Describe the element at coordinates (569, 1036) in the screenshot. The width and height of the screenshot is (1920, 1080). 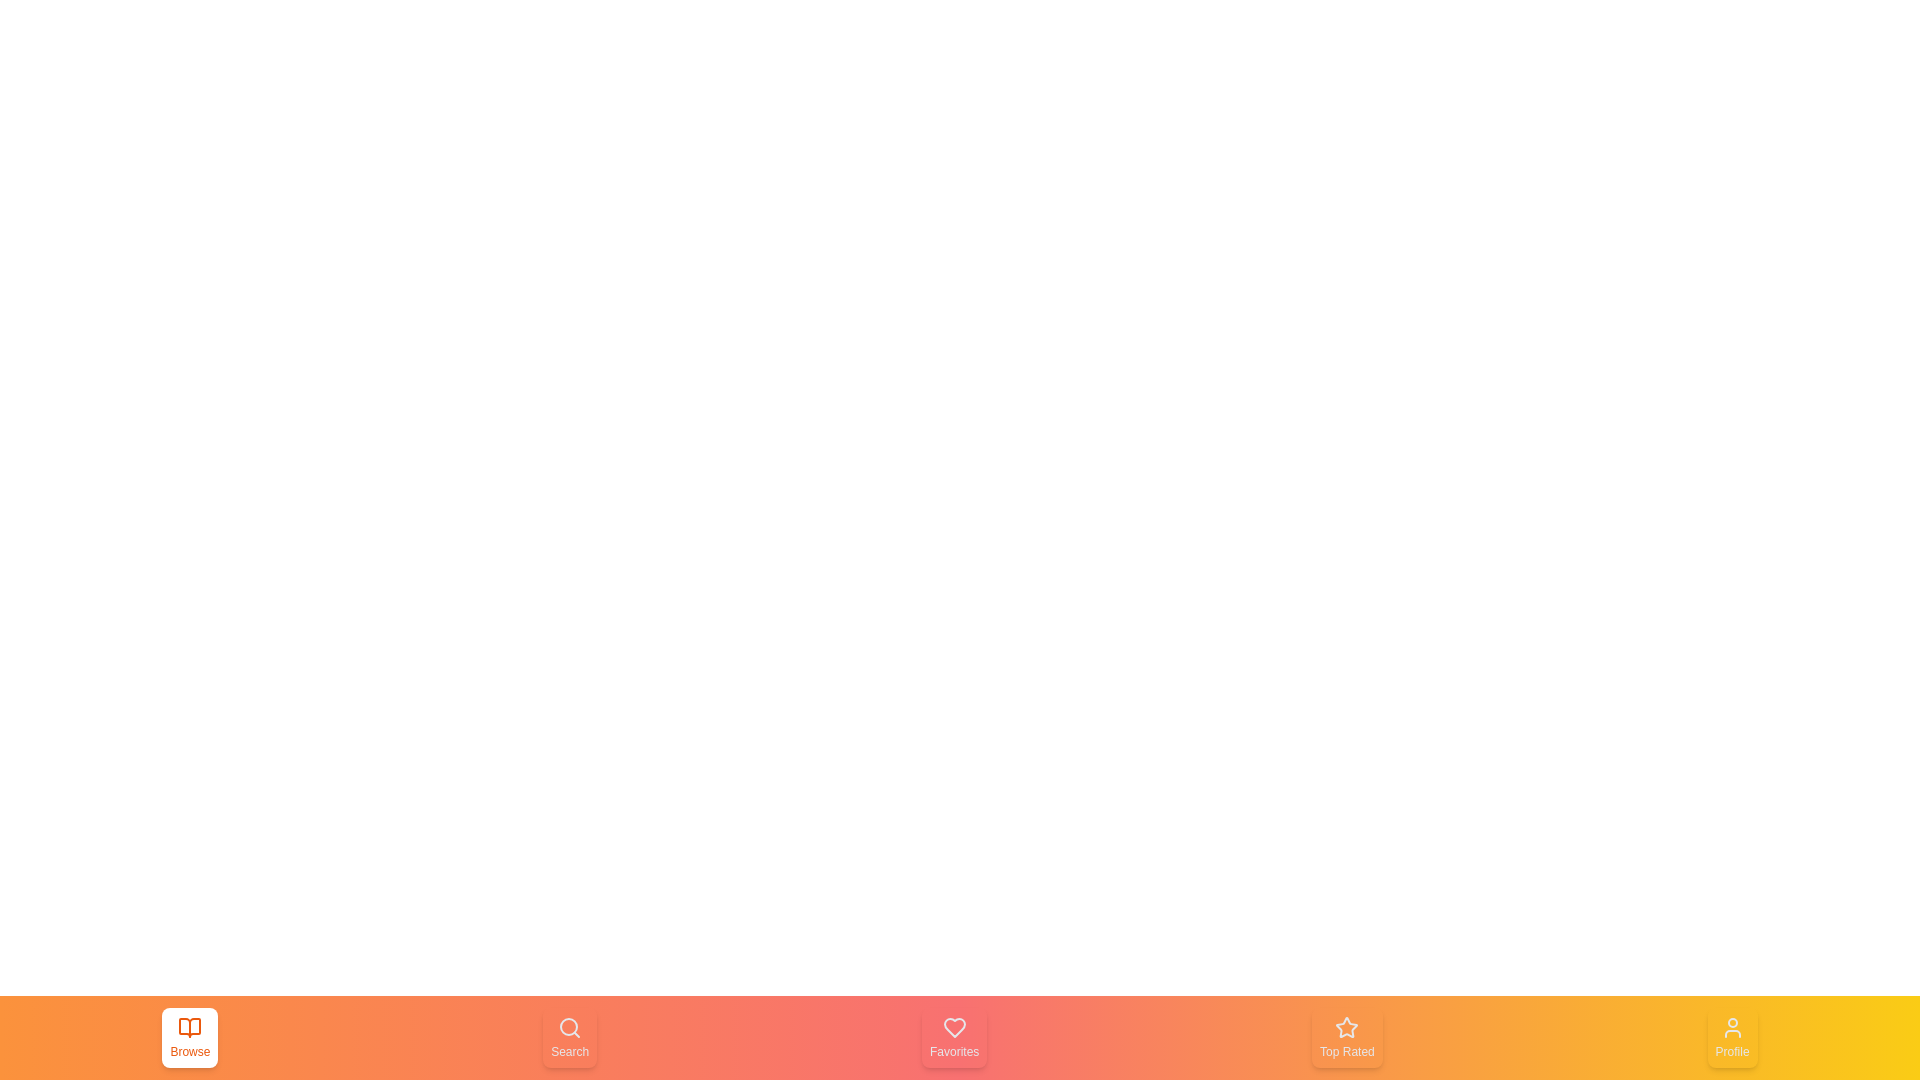
I see `the tab Search by clicking on the corresponding button` at that location.